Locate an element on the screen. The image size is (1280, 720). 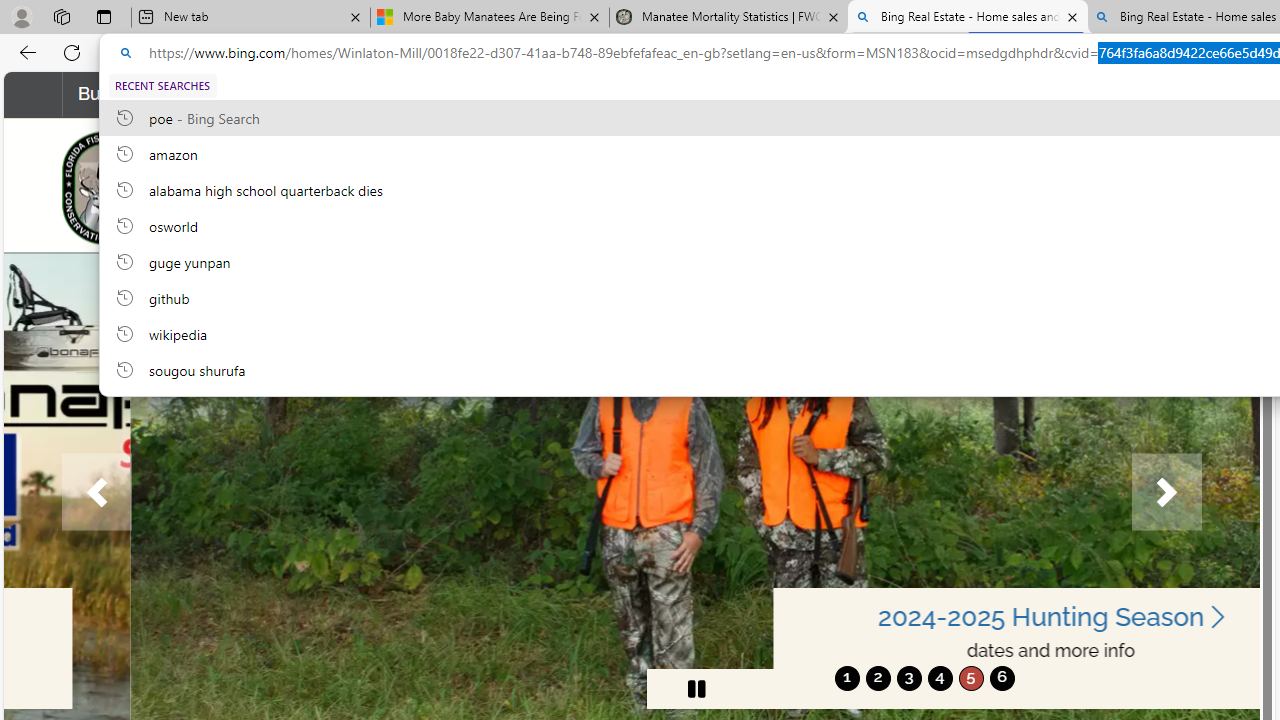
'move to slide 3' is located at coordinates (907, 677).